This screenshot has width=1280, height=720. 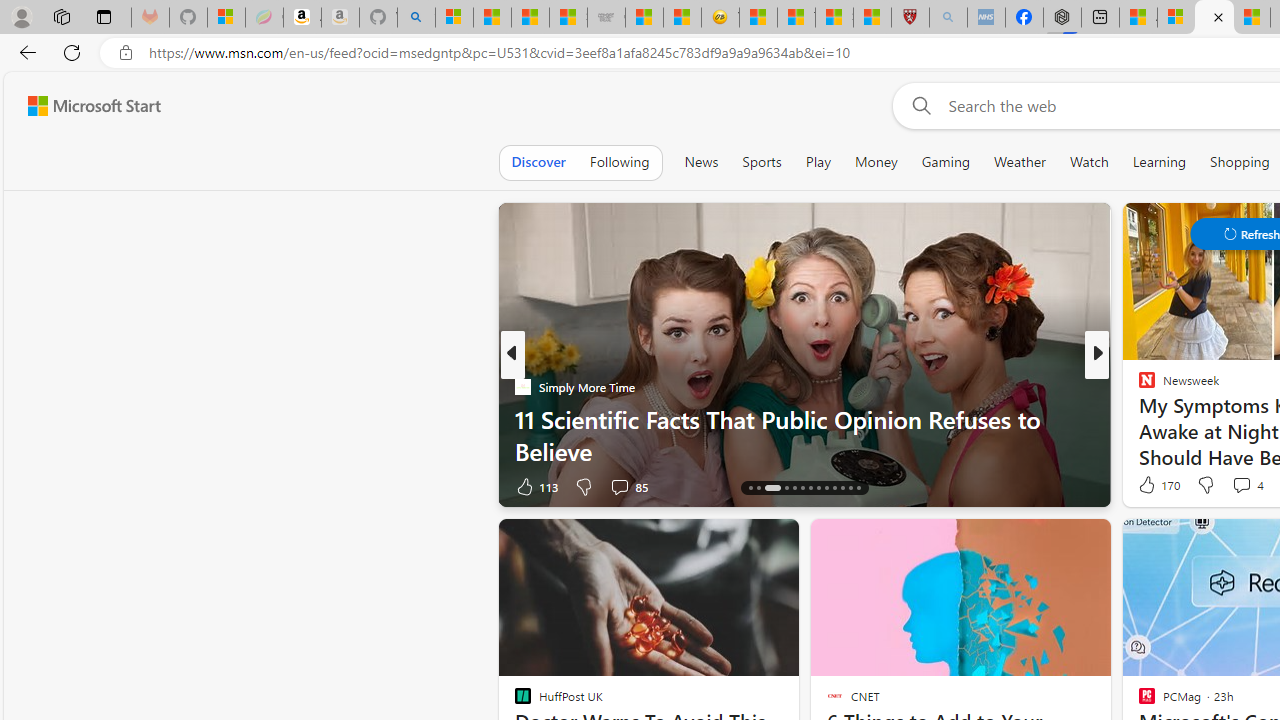 What do you see at coordinates (749, 488) in the screenshot?
I see `'AutomationID: tab-14'` at bounding box center [749, 488].